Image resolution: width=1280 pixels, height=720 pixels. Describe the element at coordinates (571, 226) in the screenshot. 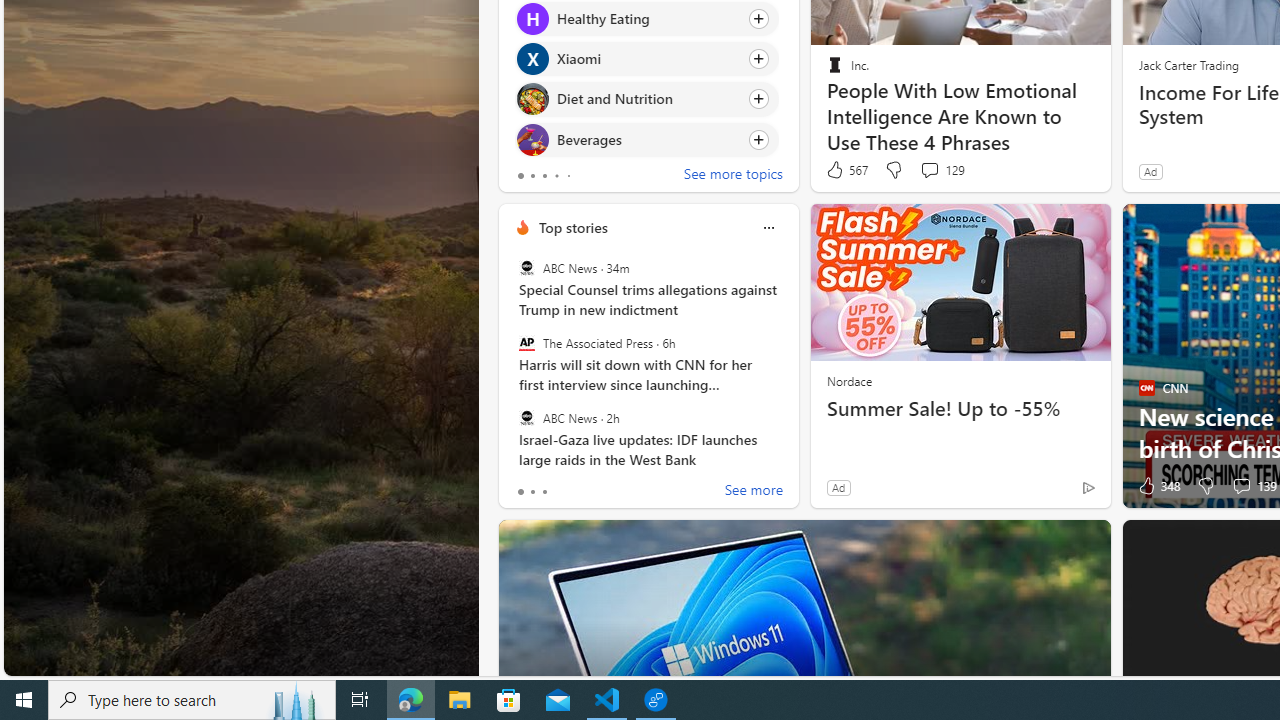

I see `'Top stories'` at that location.